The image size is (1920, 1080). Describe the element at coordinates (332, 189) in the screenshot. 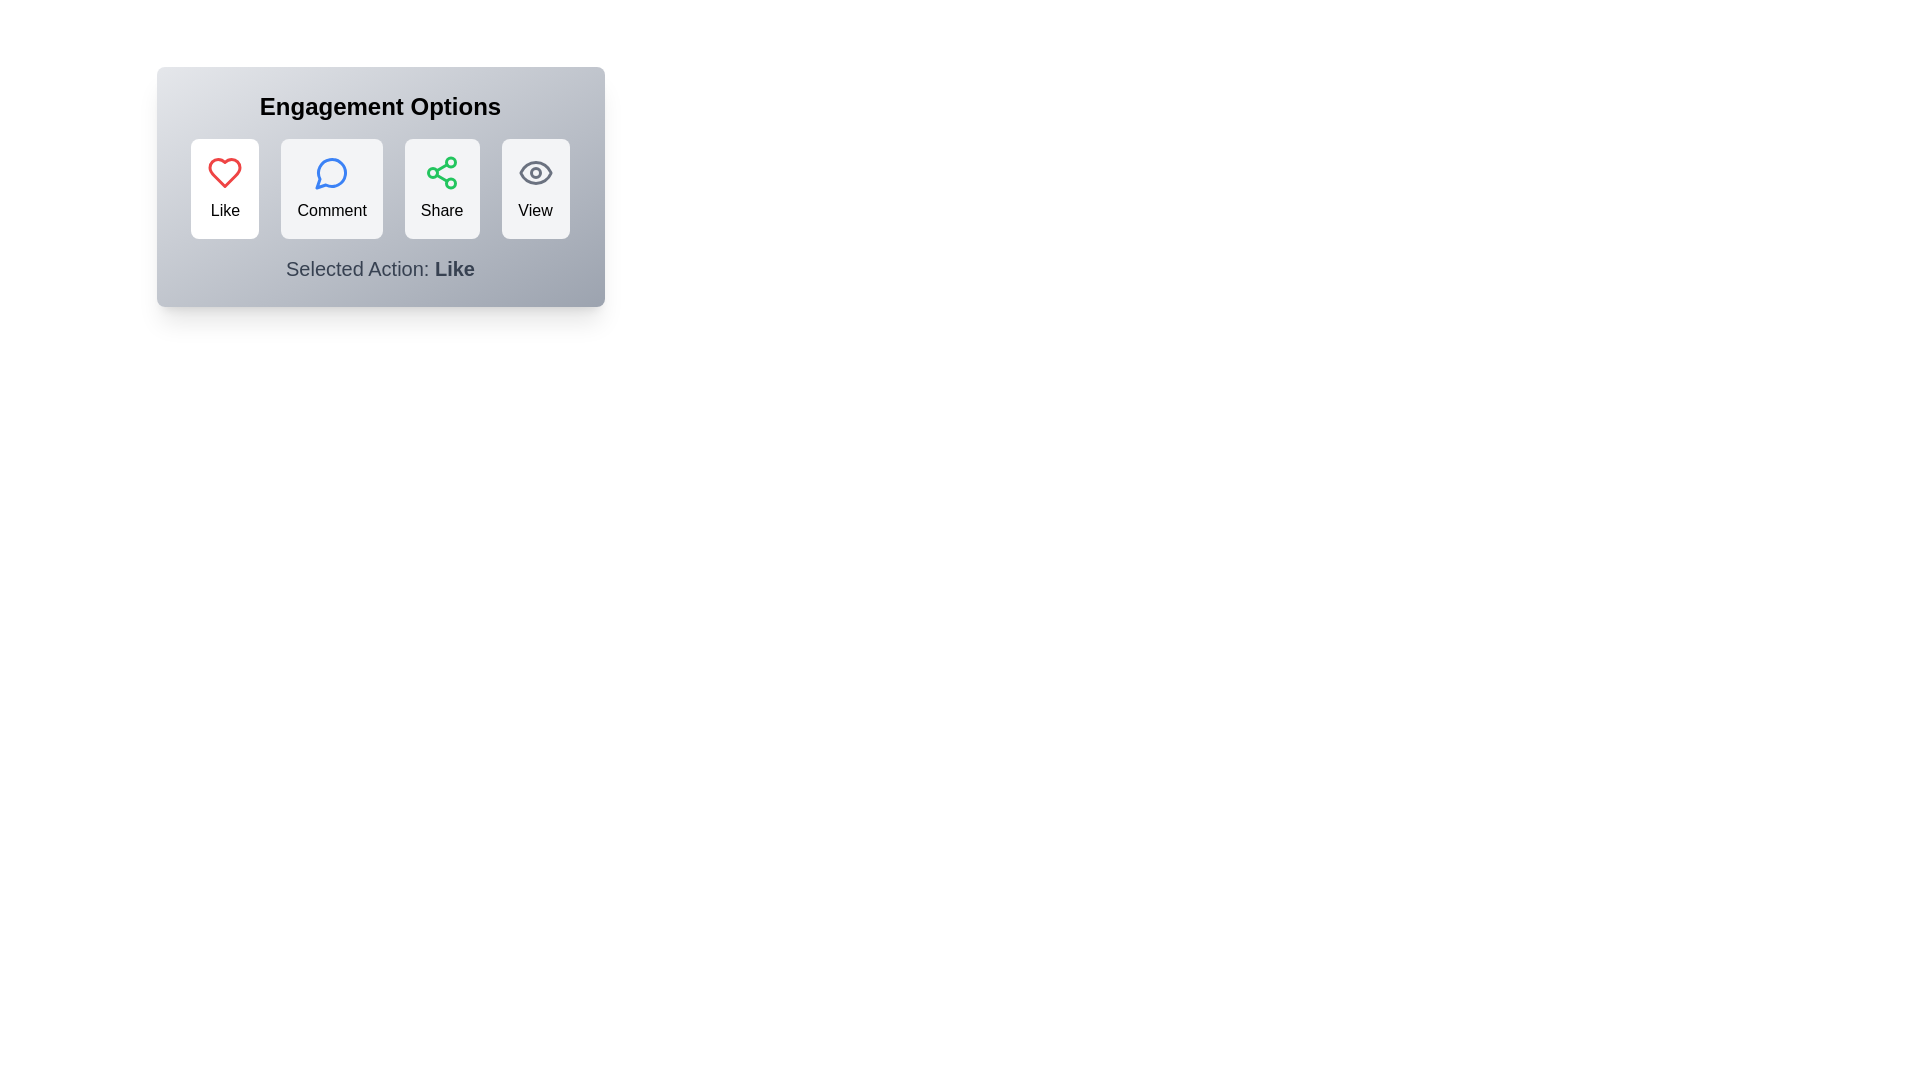

I see `the Comment button to see its hover effect` at that location.